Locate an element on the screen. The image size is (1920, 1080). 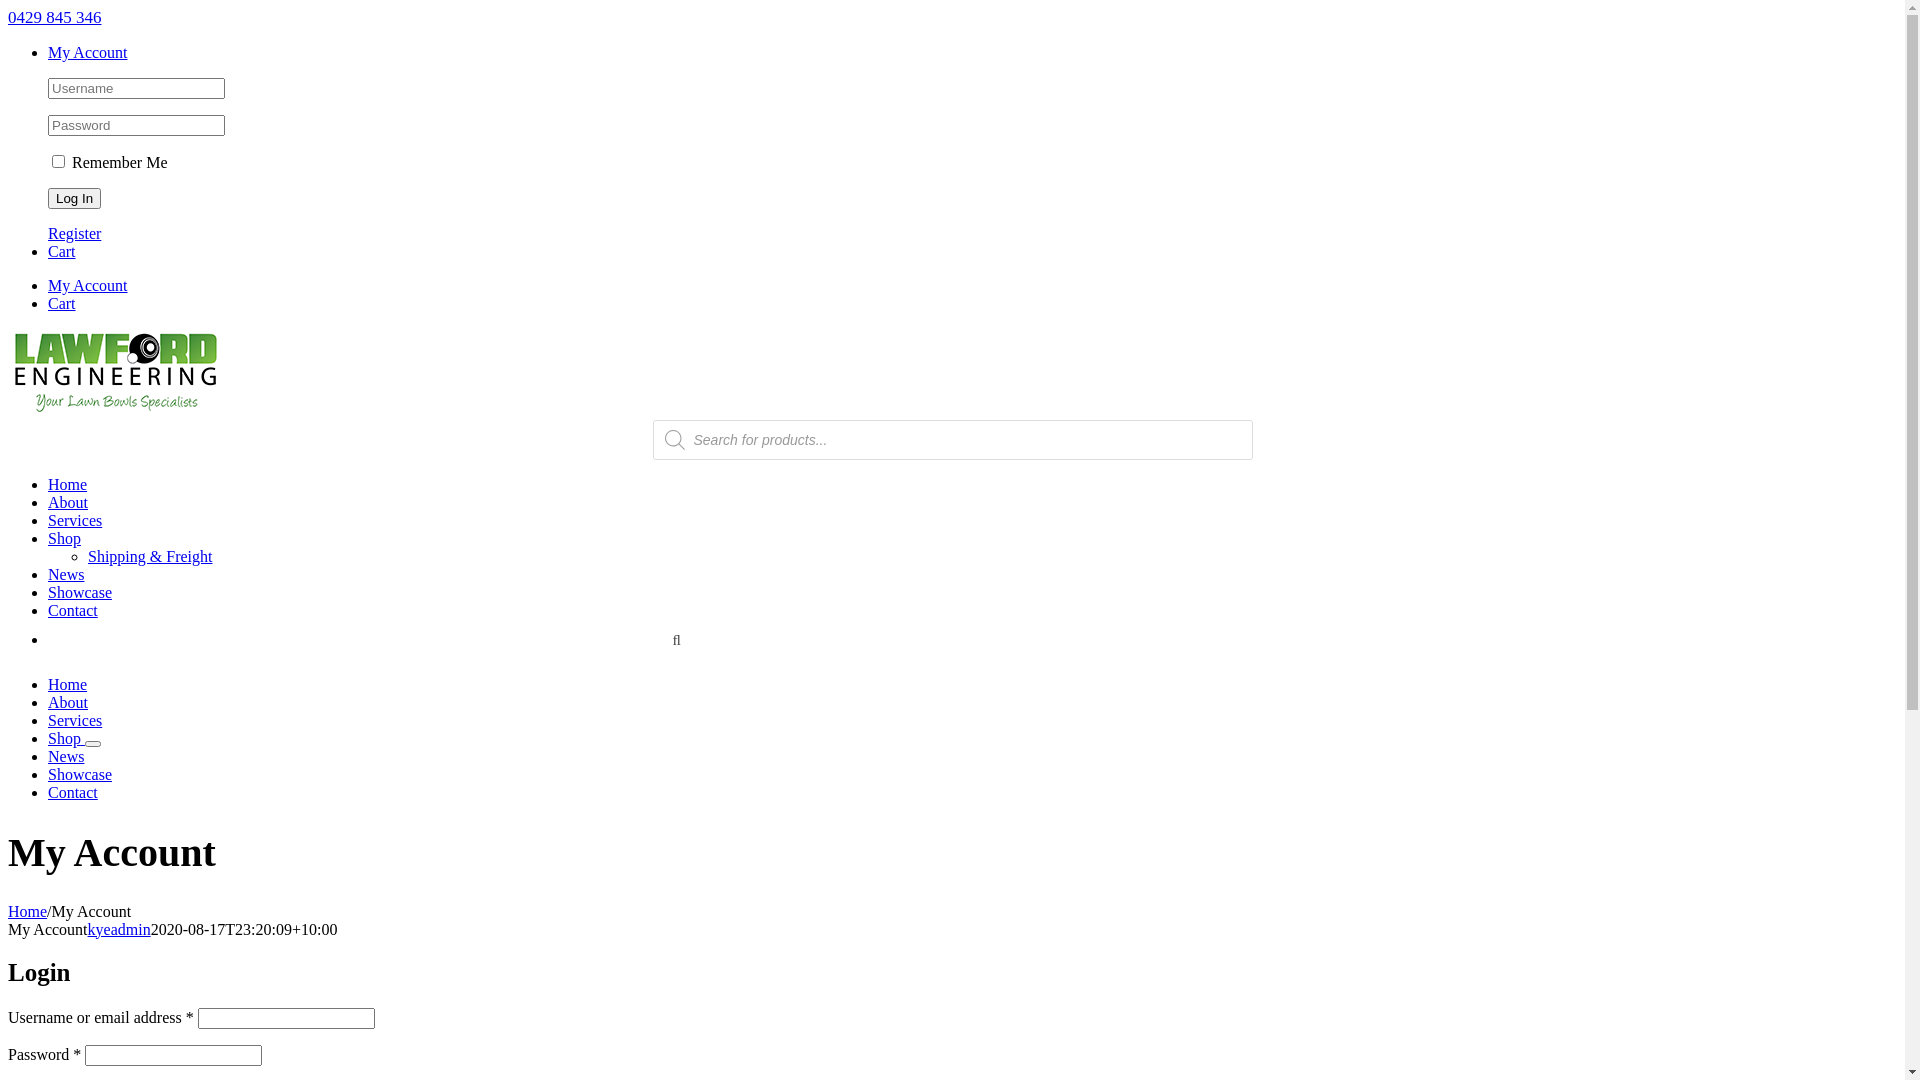
'Register' is located at coordinates (74, 232).